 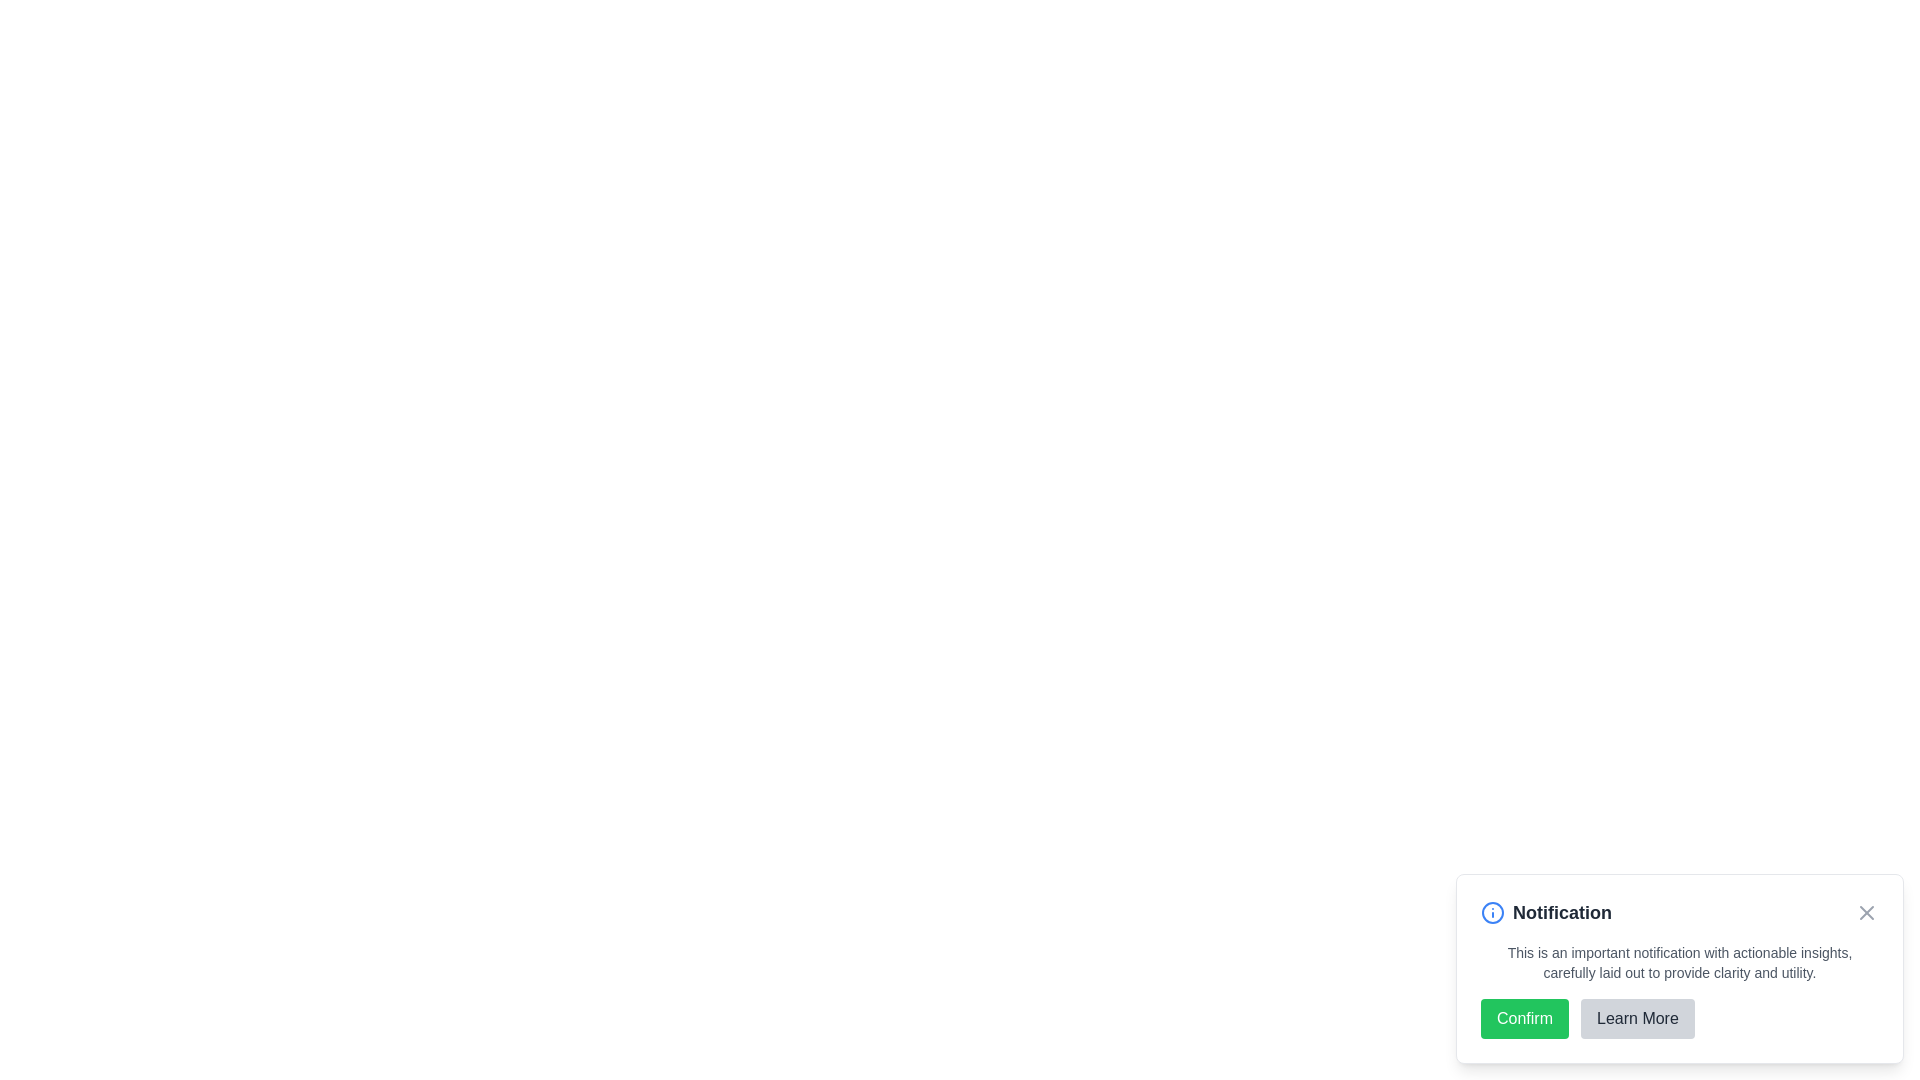 What do you see at coordinates (1637, 1018) in the screenshot?
I see `the 'Learn More' button located at the bottom right corner of the notification modal via keyboard navigation` at bounding box center [1637, 1018].